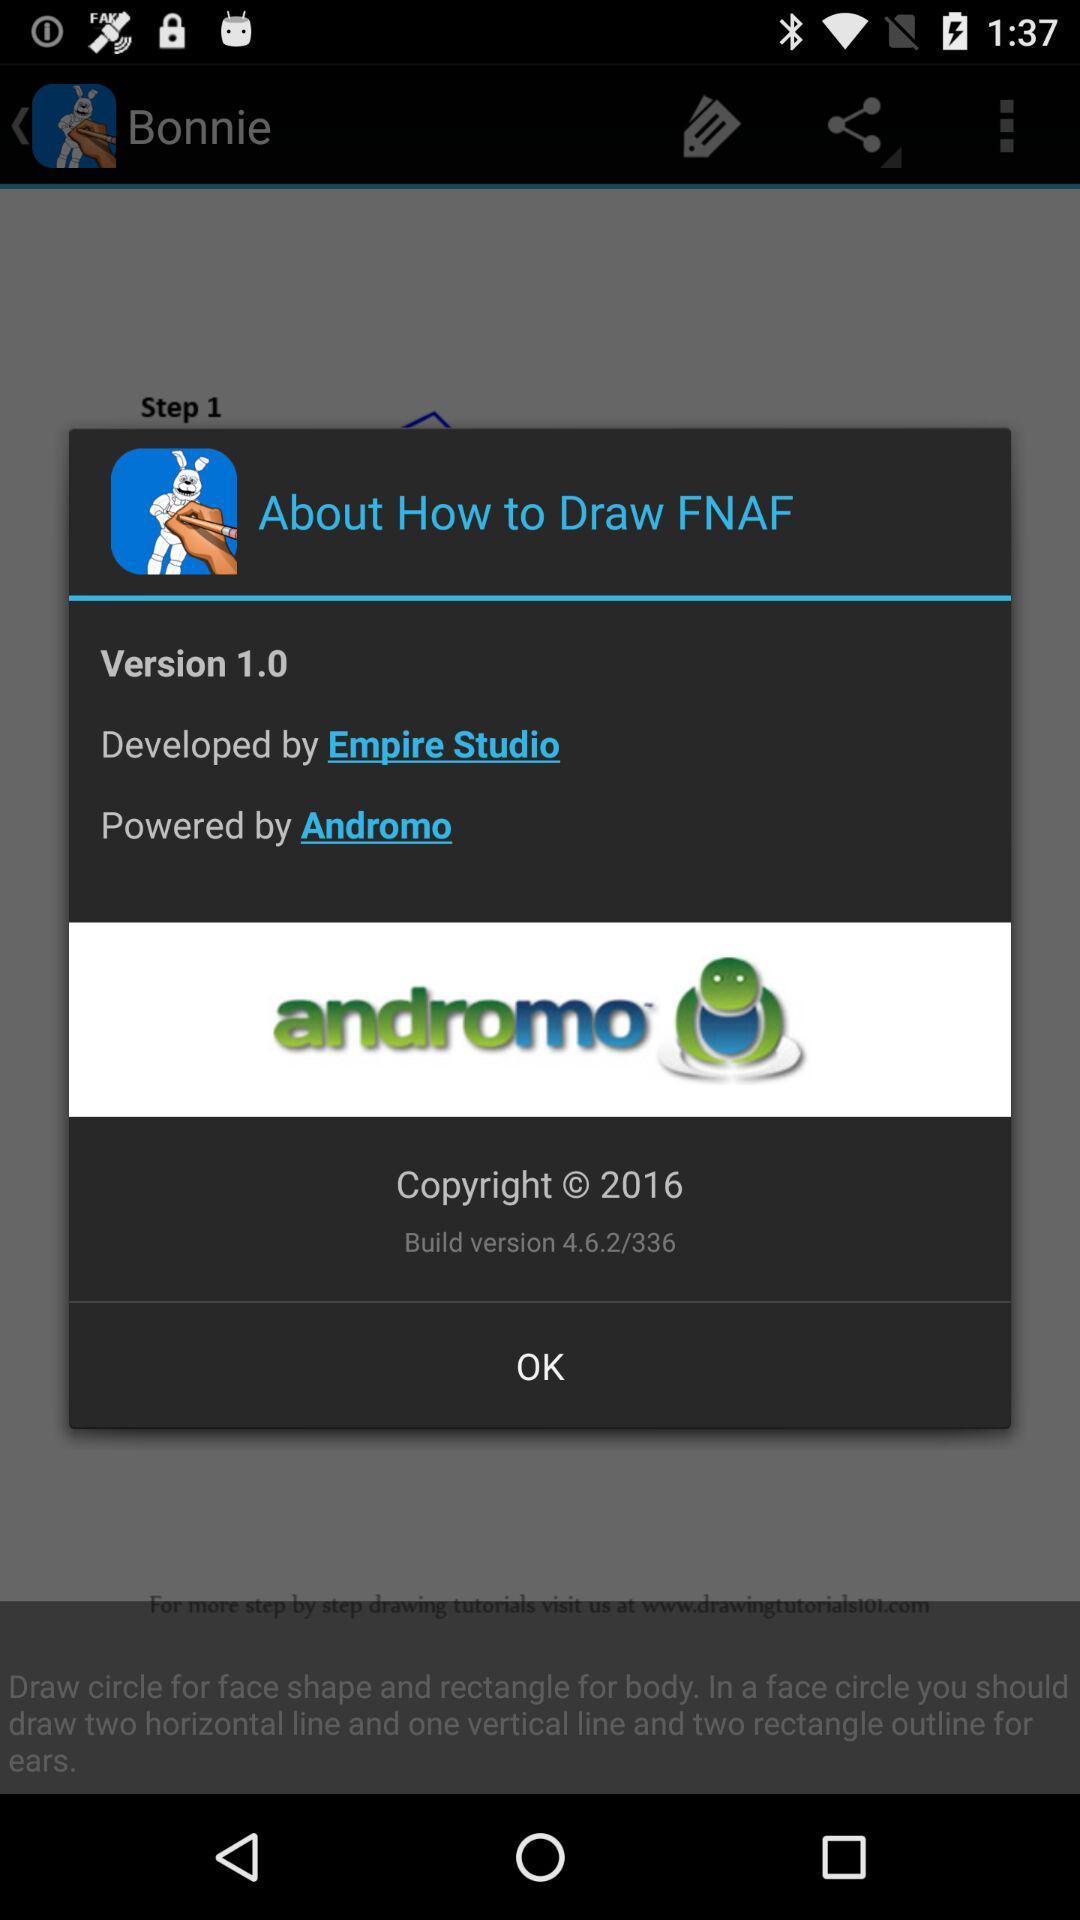 The height and width of the screenshot is (1920, 1080). What do you see at coordinates (540, 757) in the screenshot?
I see `item below the version 1.0 icon` at bounding box center [540, 757].